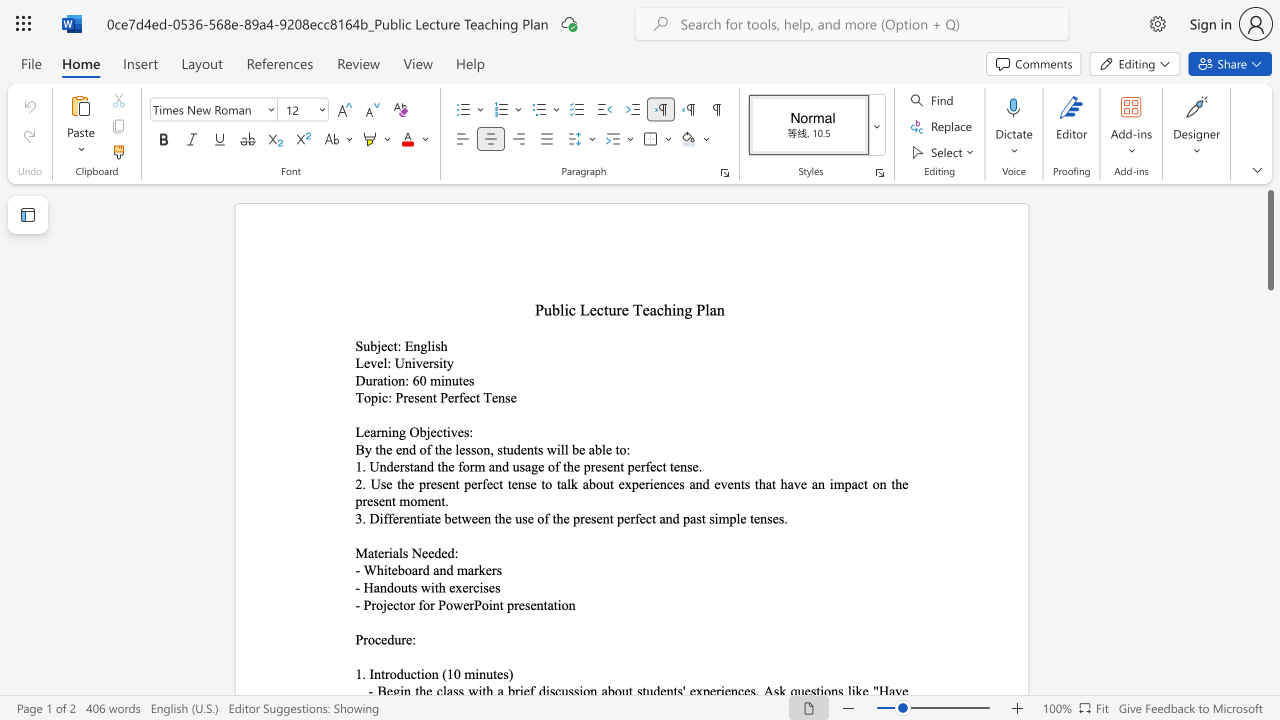 The image size is (1280, 720). Describe the element at coordinates (421, 570) in the screenshot. I see `the subset text "d and mark" within the text "- Whiteboard and markers"` at that location.